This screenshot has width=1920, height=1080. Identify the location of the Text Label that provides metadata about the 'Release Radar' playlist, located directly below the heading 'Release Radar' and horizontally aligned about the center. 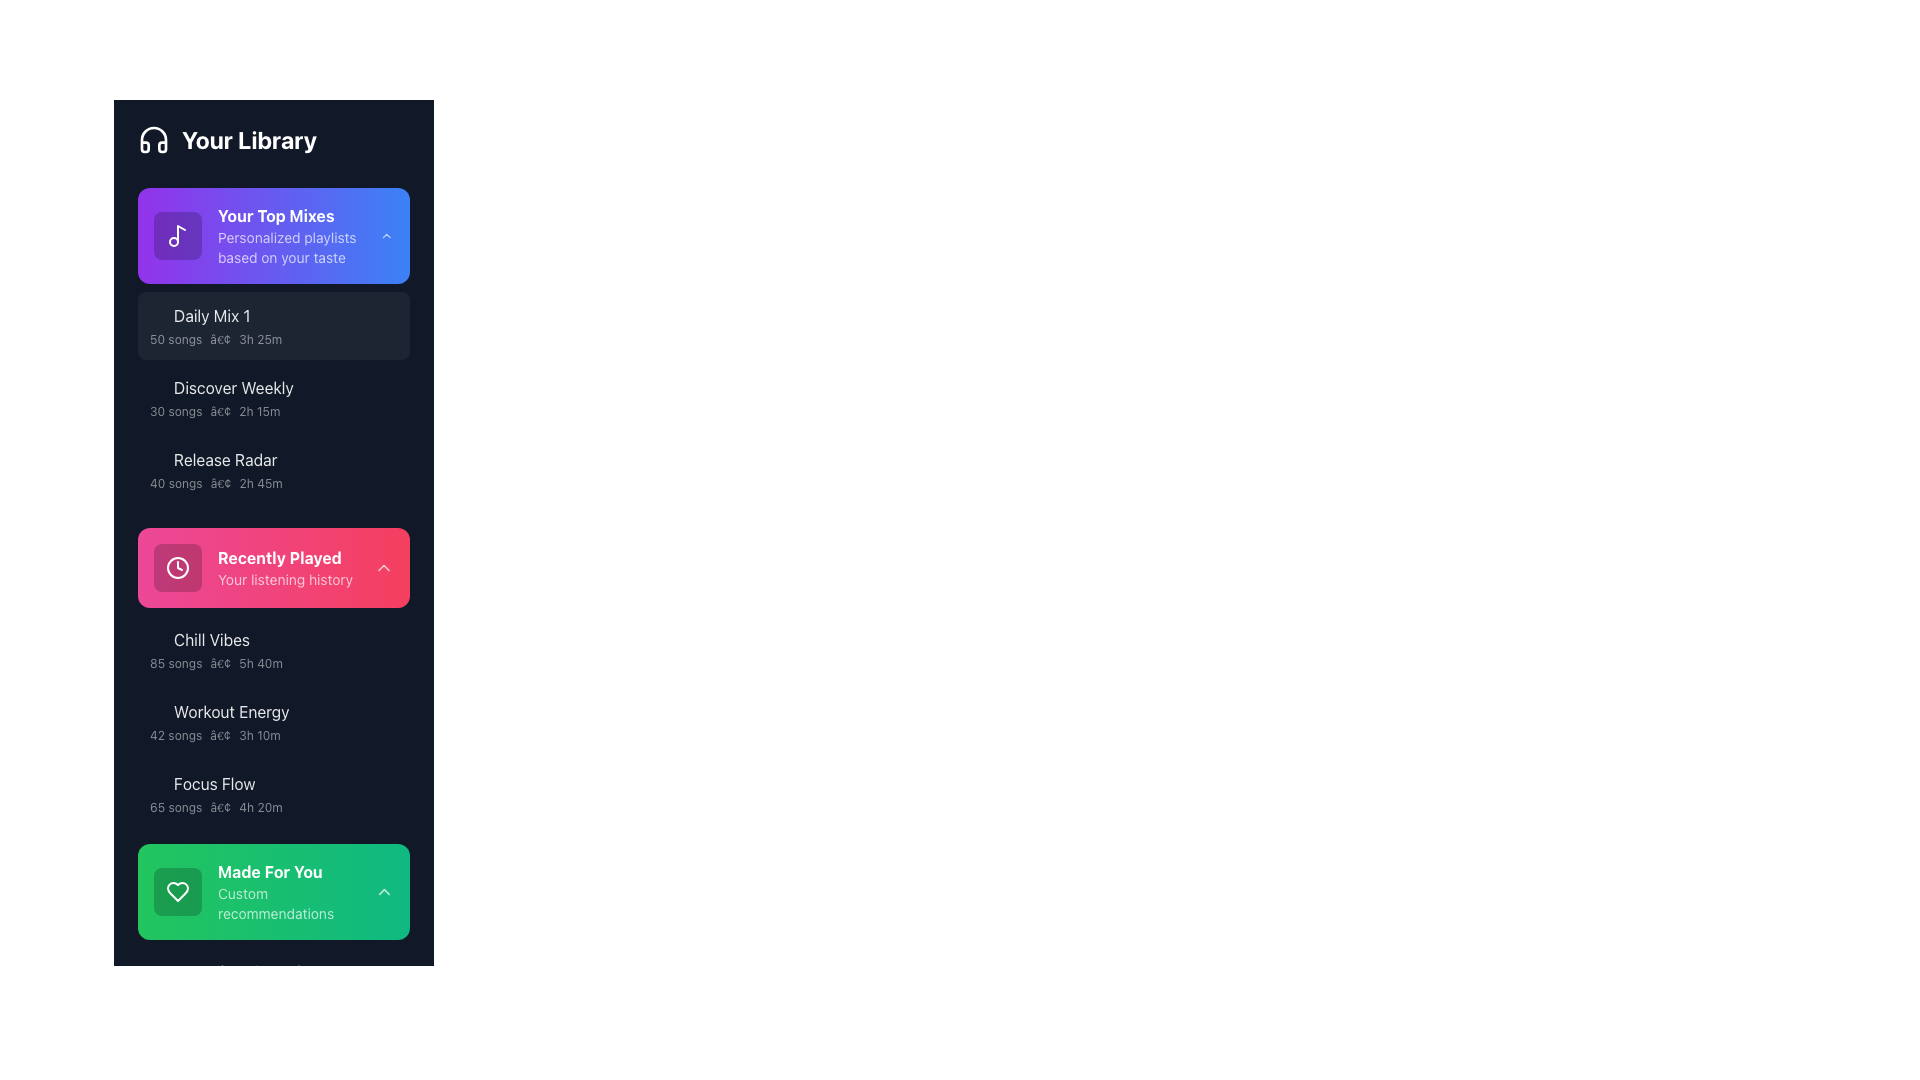
(263, 483).